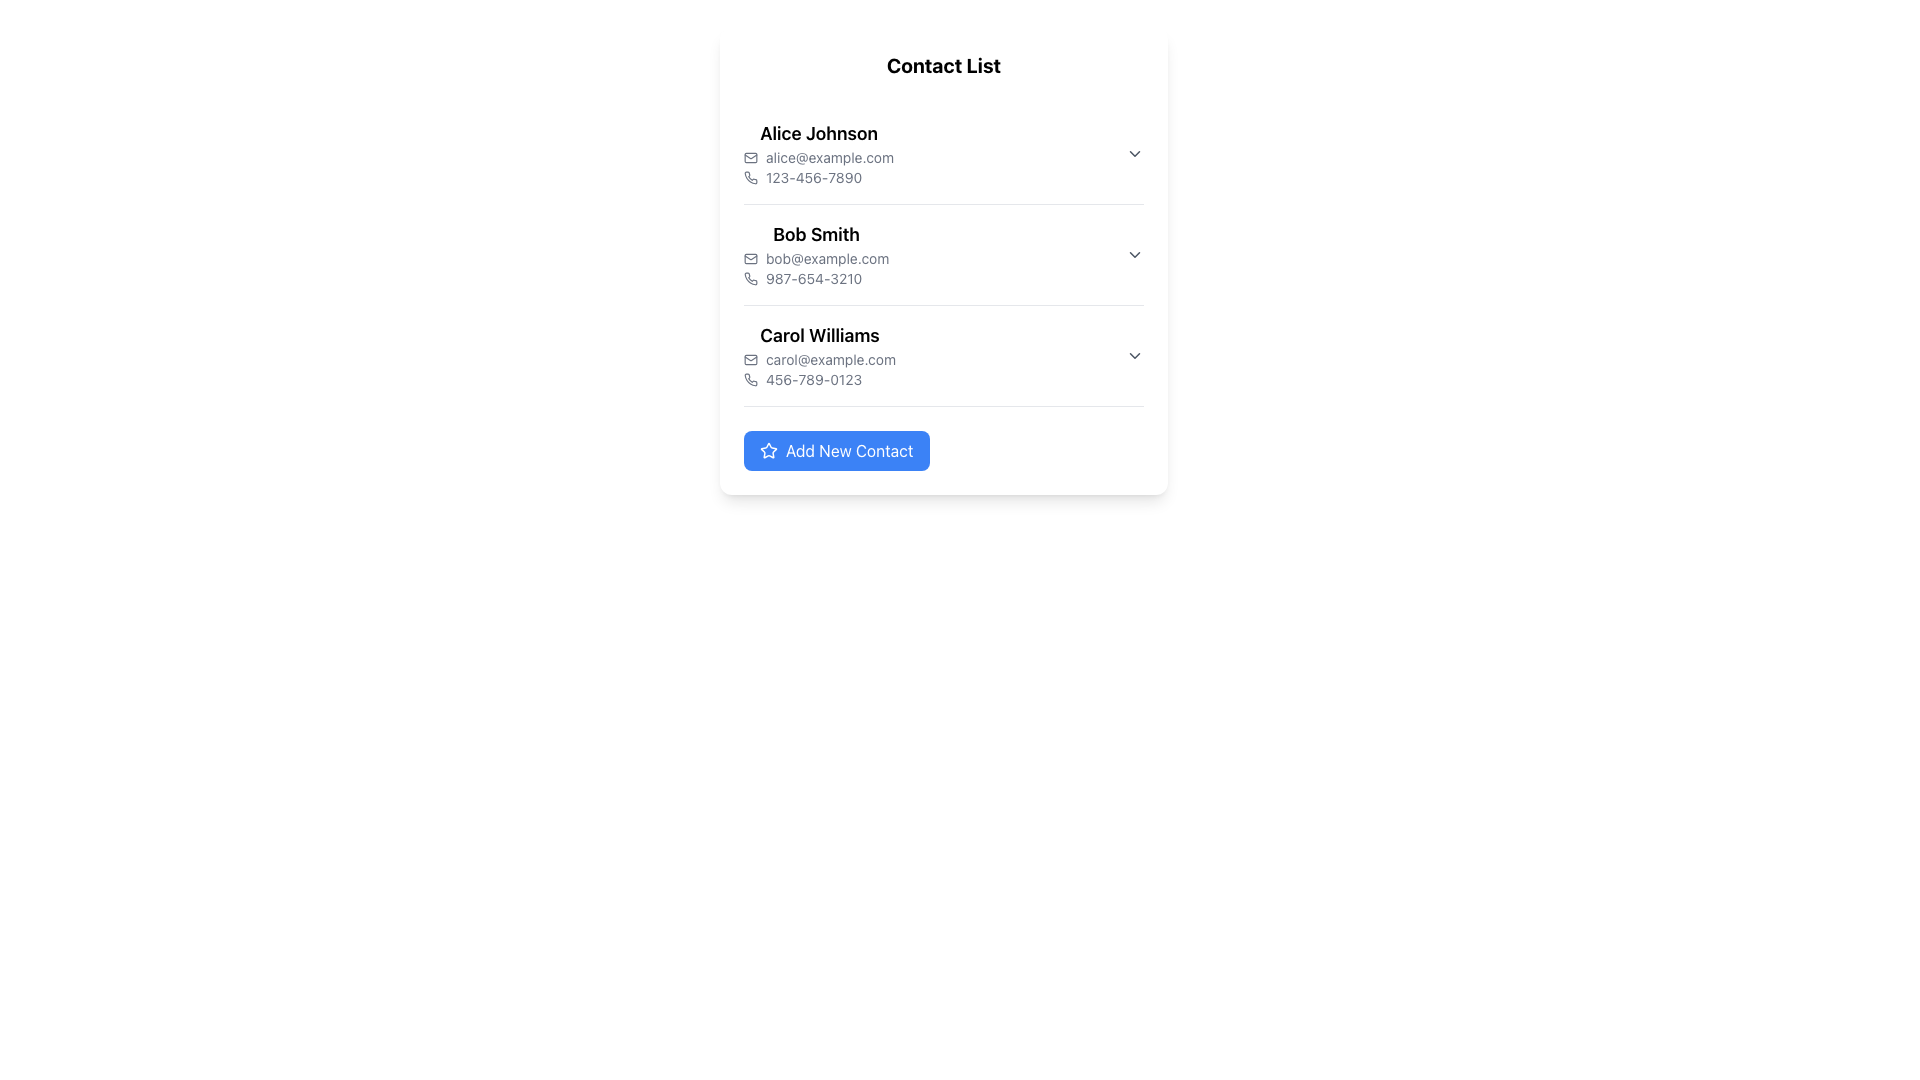  Describe the element at coordinates (819, 176) in the screenshot. I see `phone number displayed as static text for the contact 'Alice Johnson', located below the email address and to the right of the phone icon` at that location.